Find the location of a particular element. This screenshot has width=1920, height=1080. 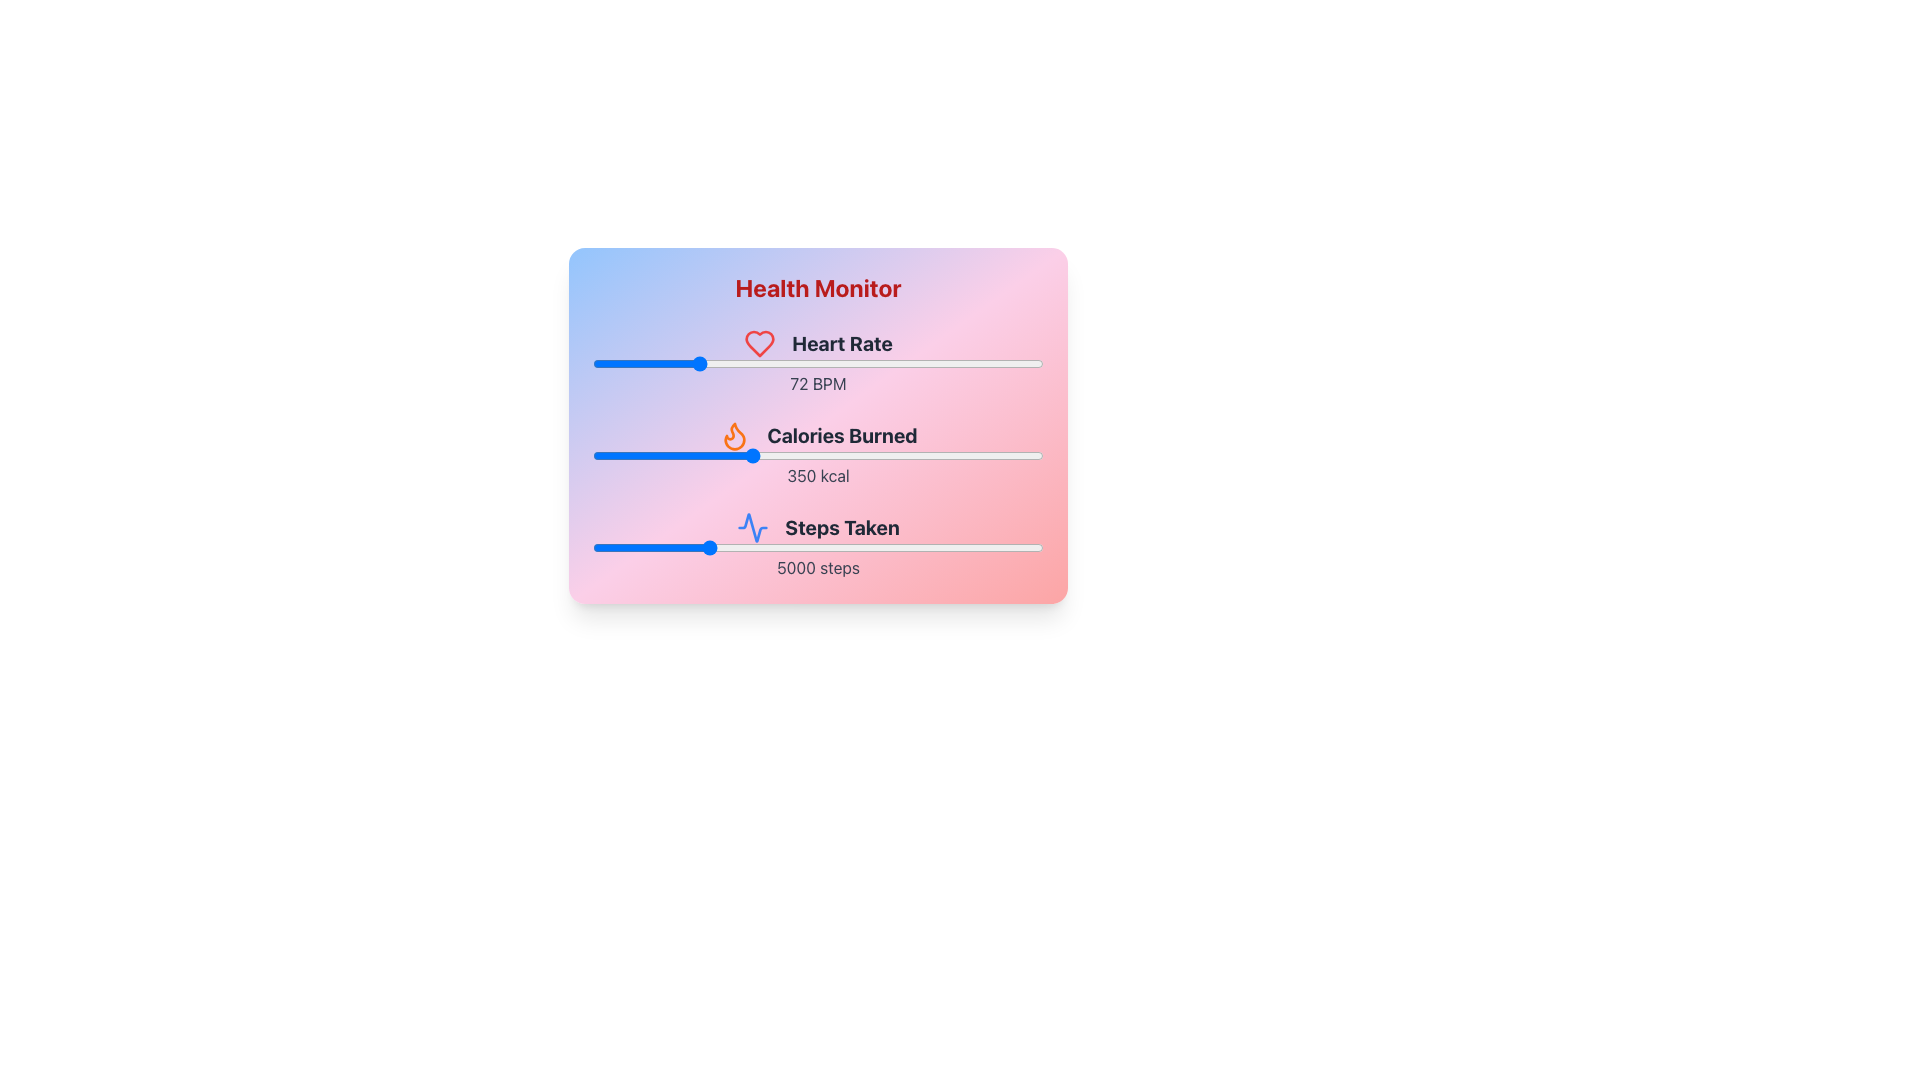

the bold, large text label displaying 'Steps Taken', which is positioned to the right of a sine wave icon and above the subtitle '5000 steps', in the step tracking metrics section is located at coordinates (842, 527).